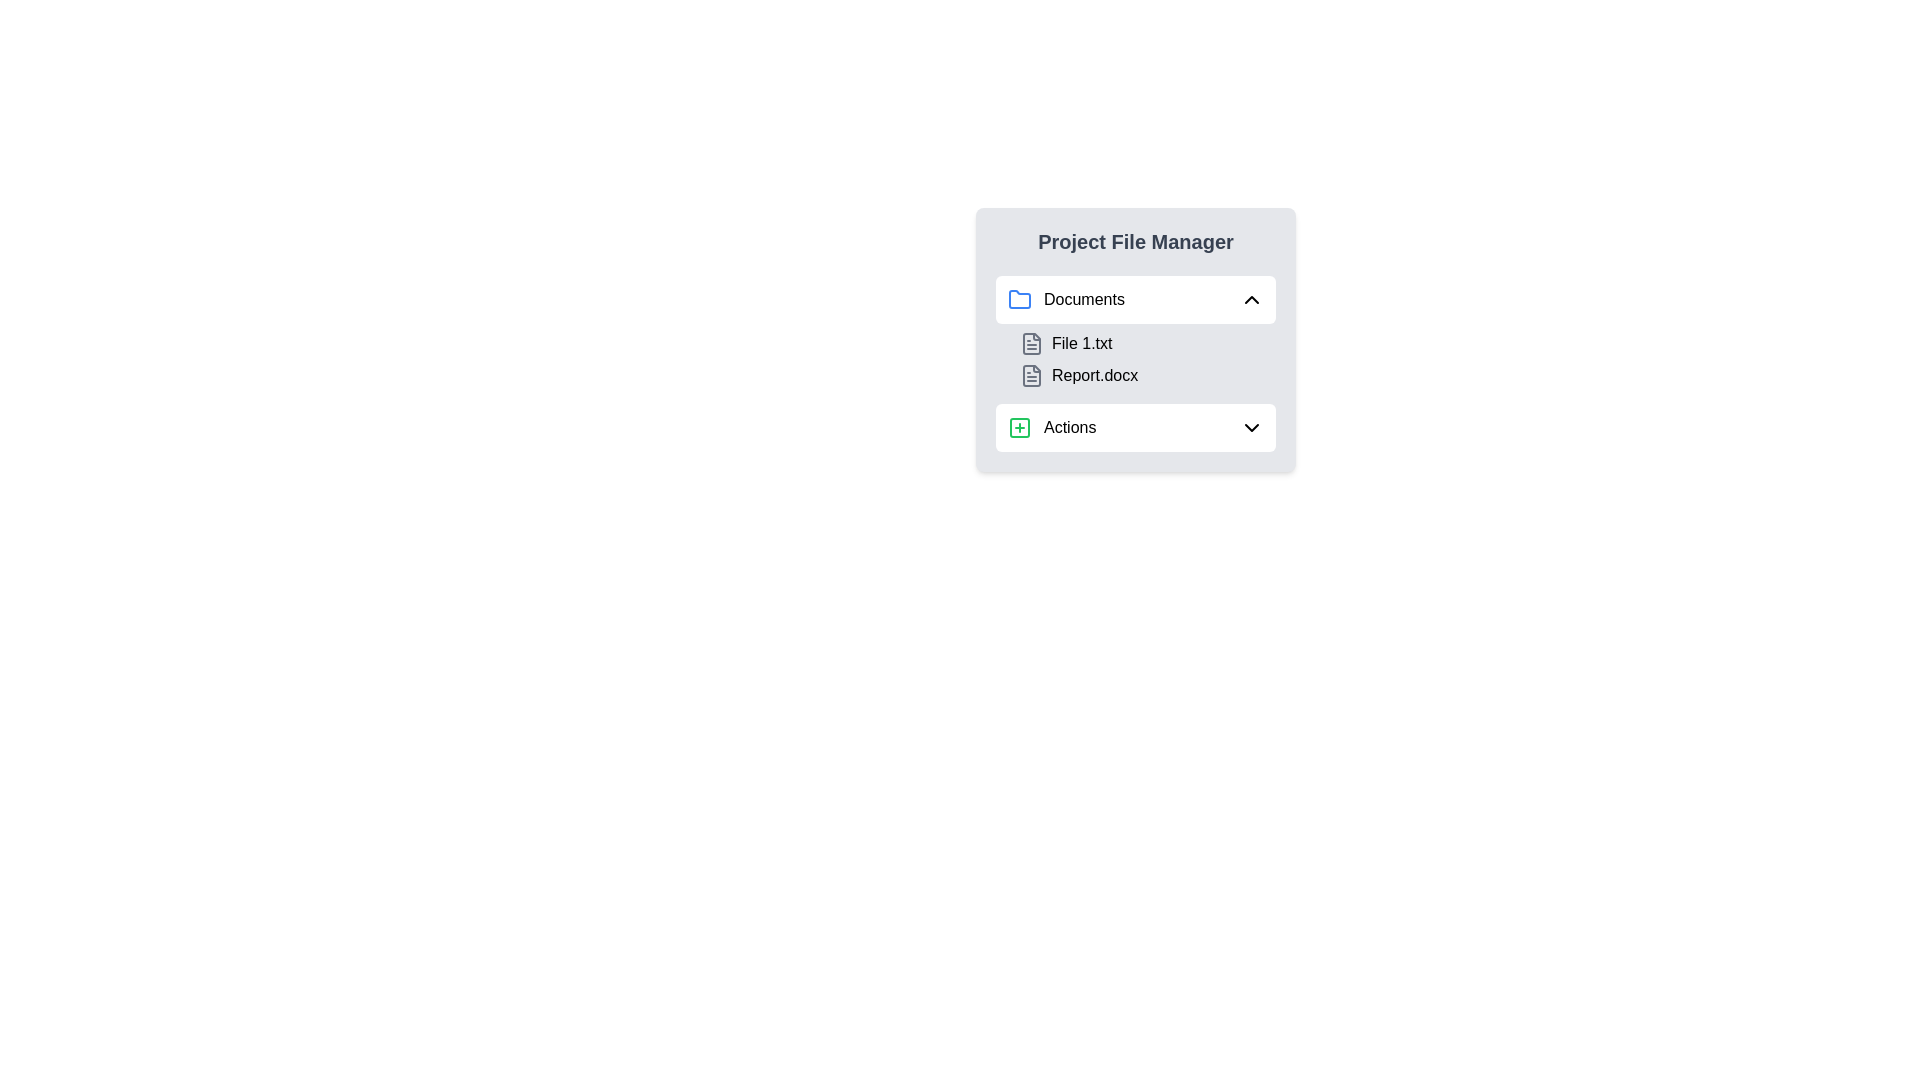  I want to click on the black downwards chevron arrow icon located to the right of the 'Actions' text, so click(1251, 427).